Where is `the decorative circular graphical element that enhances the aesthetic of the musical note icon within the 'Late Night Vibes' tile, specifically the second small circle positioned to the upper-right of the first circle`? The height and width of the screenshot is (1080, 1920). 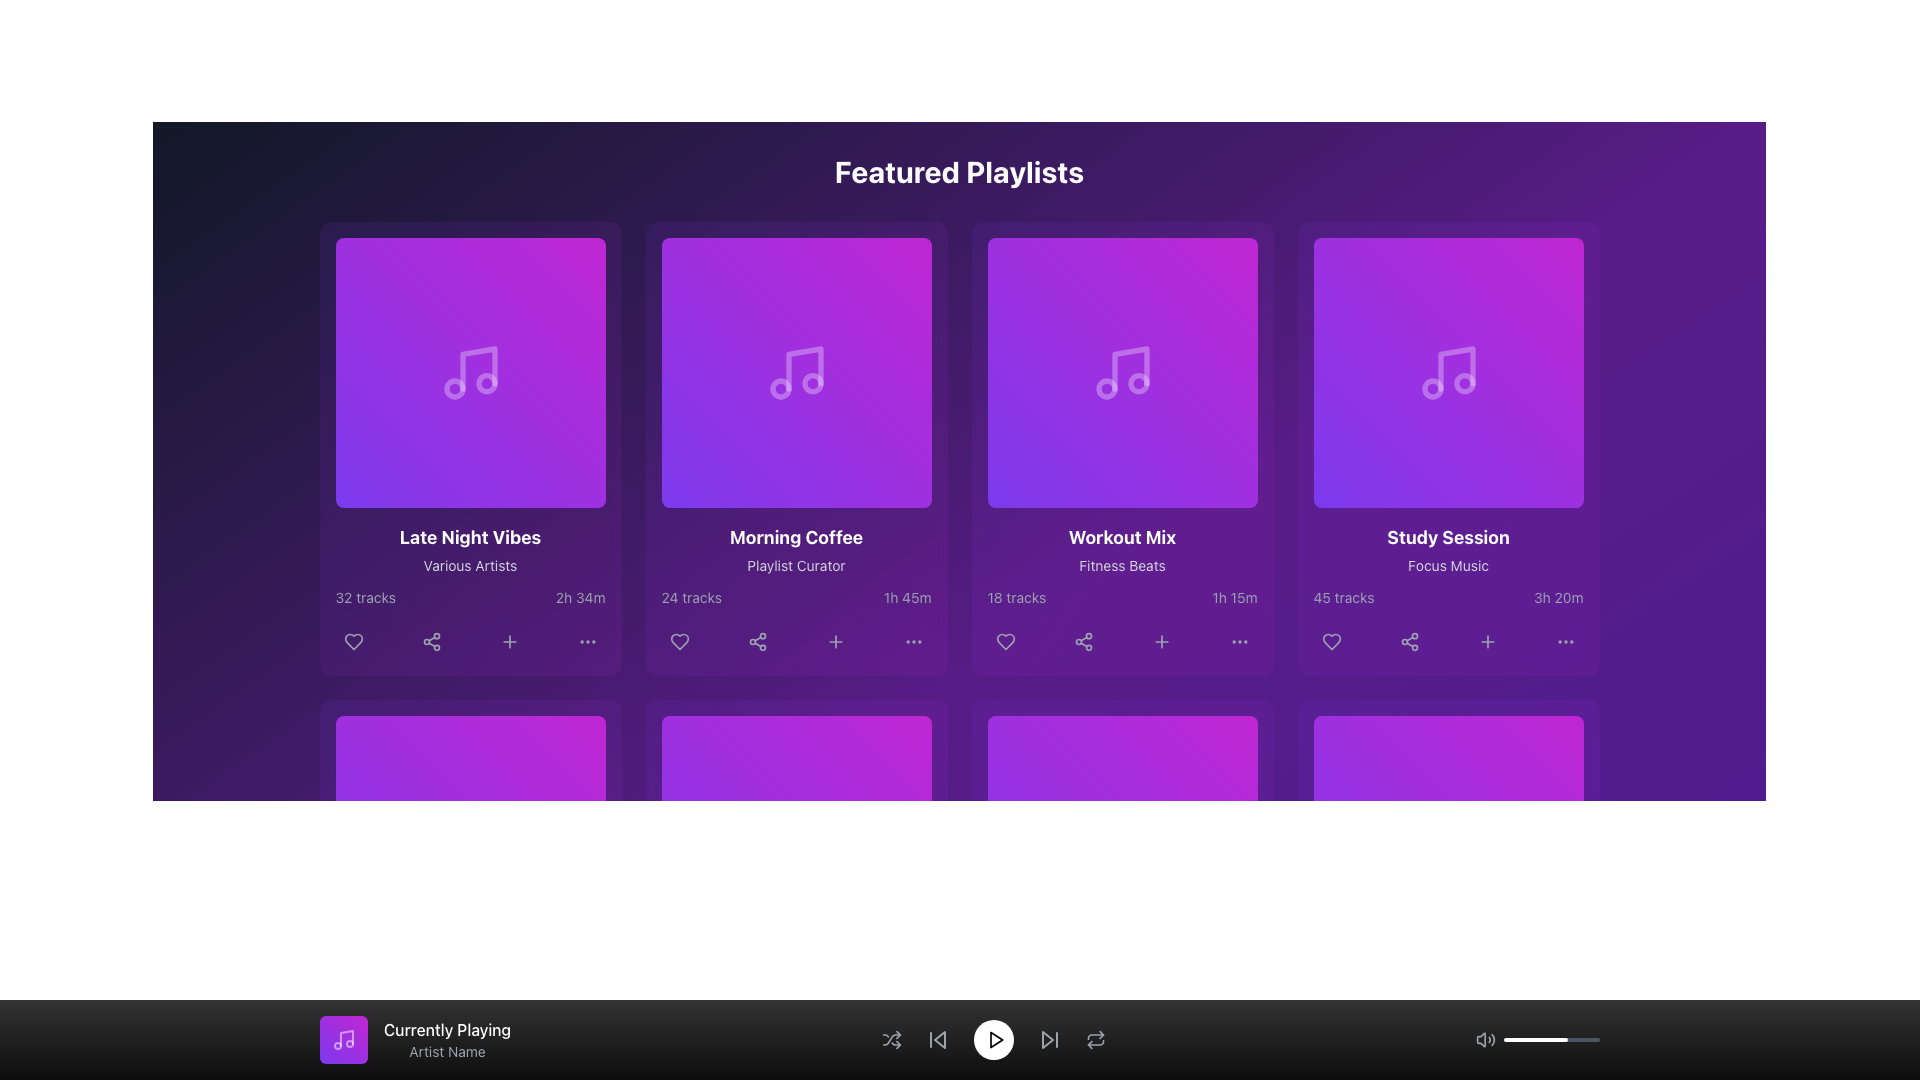
the decorative circular graphical element that enhances the aesthetic of the musical note icon within the 'Late Night Vibes' tile, specifically the second small circle positioned to the upper-right of the first circle is located at coordinates (486, 383).